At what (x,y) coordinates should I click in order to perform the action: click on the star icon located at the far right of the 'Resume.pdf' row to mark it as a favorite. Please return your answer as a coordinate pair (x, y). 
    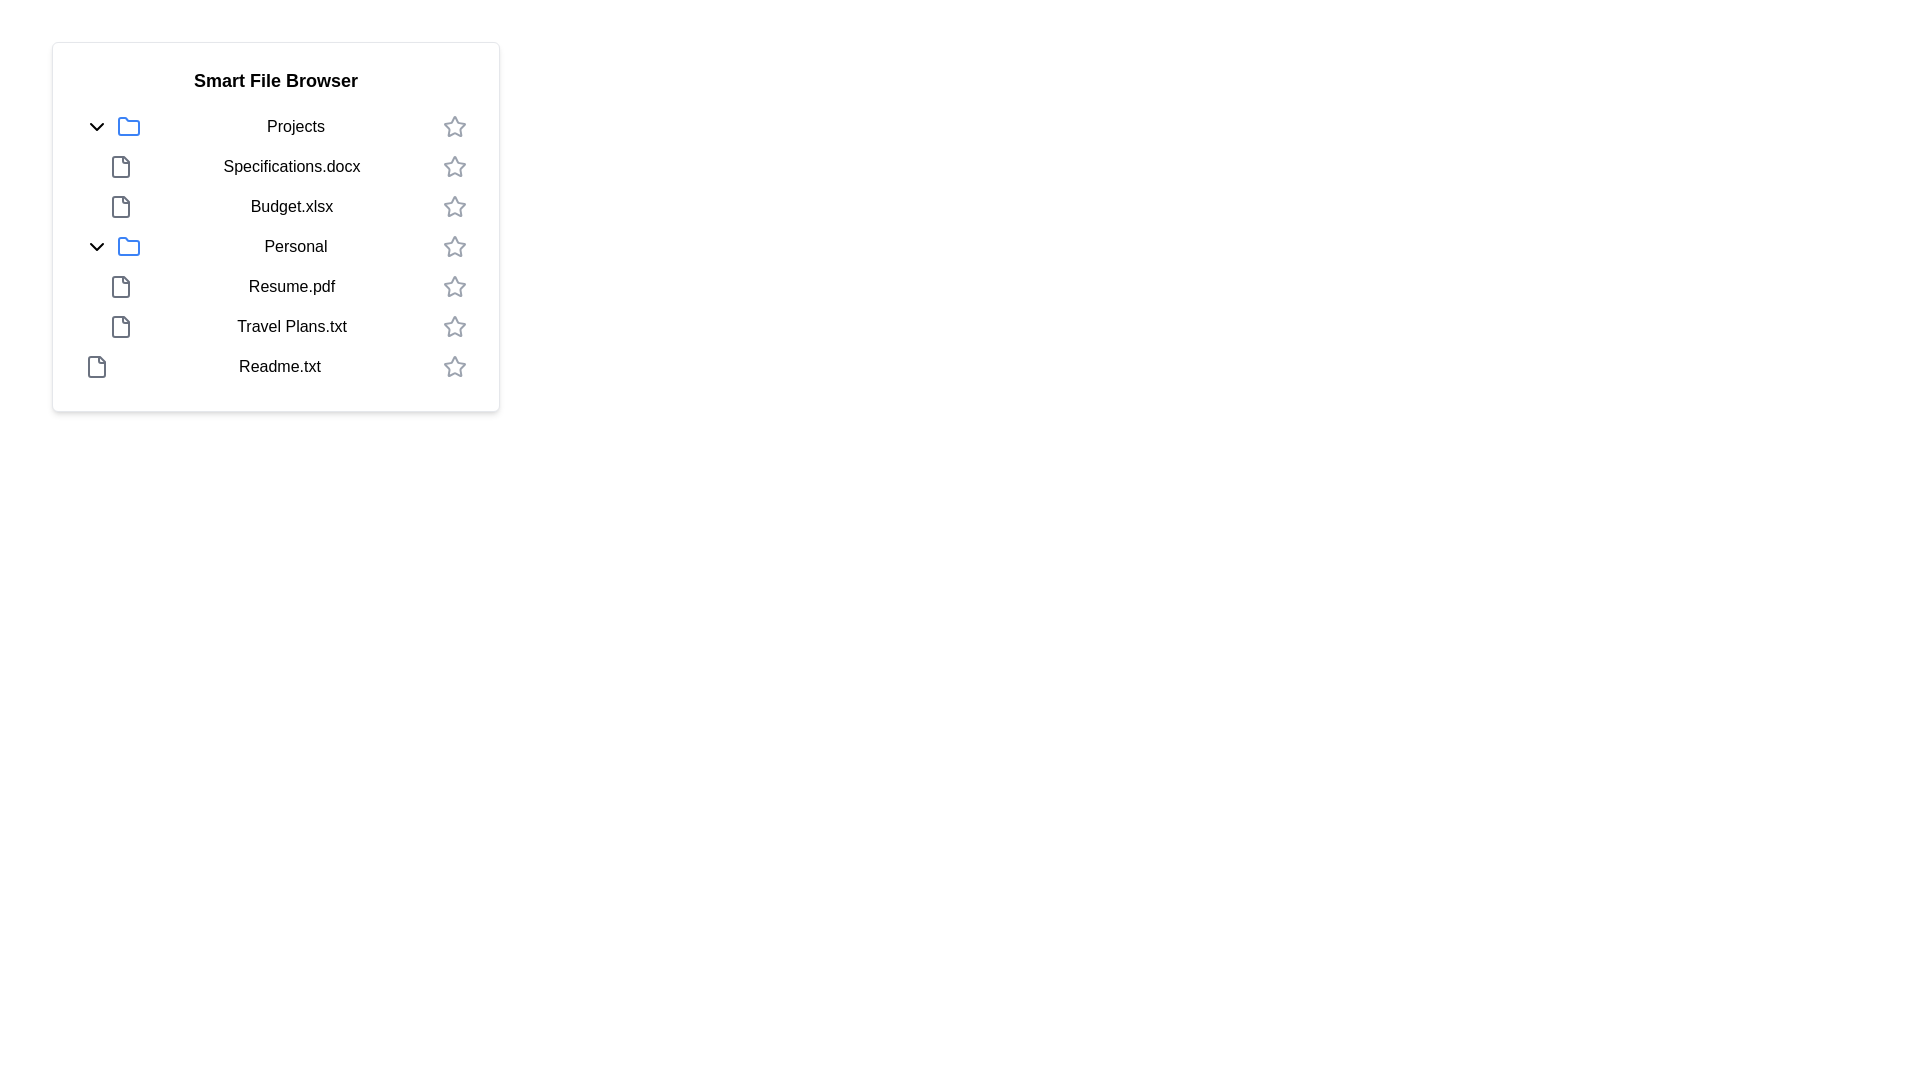
    Looking at the image, I should click on (454, 286).